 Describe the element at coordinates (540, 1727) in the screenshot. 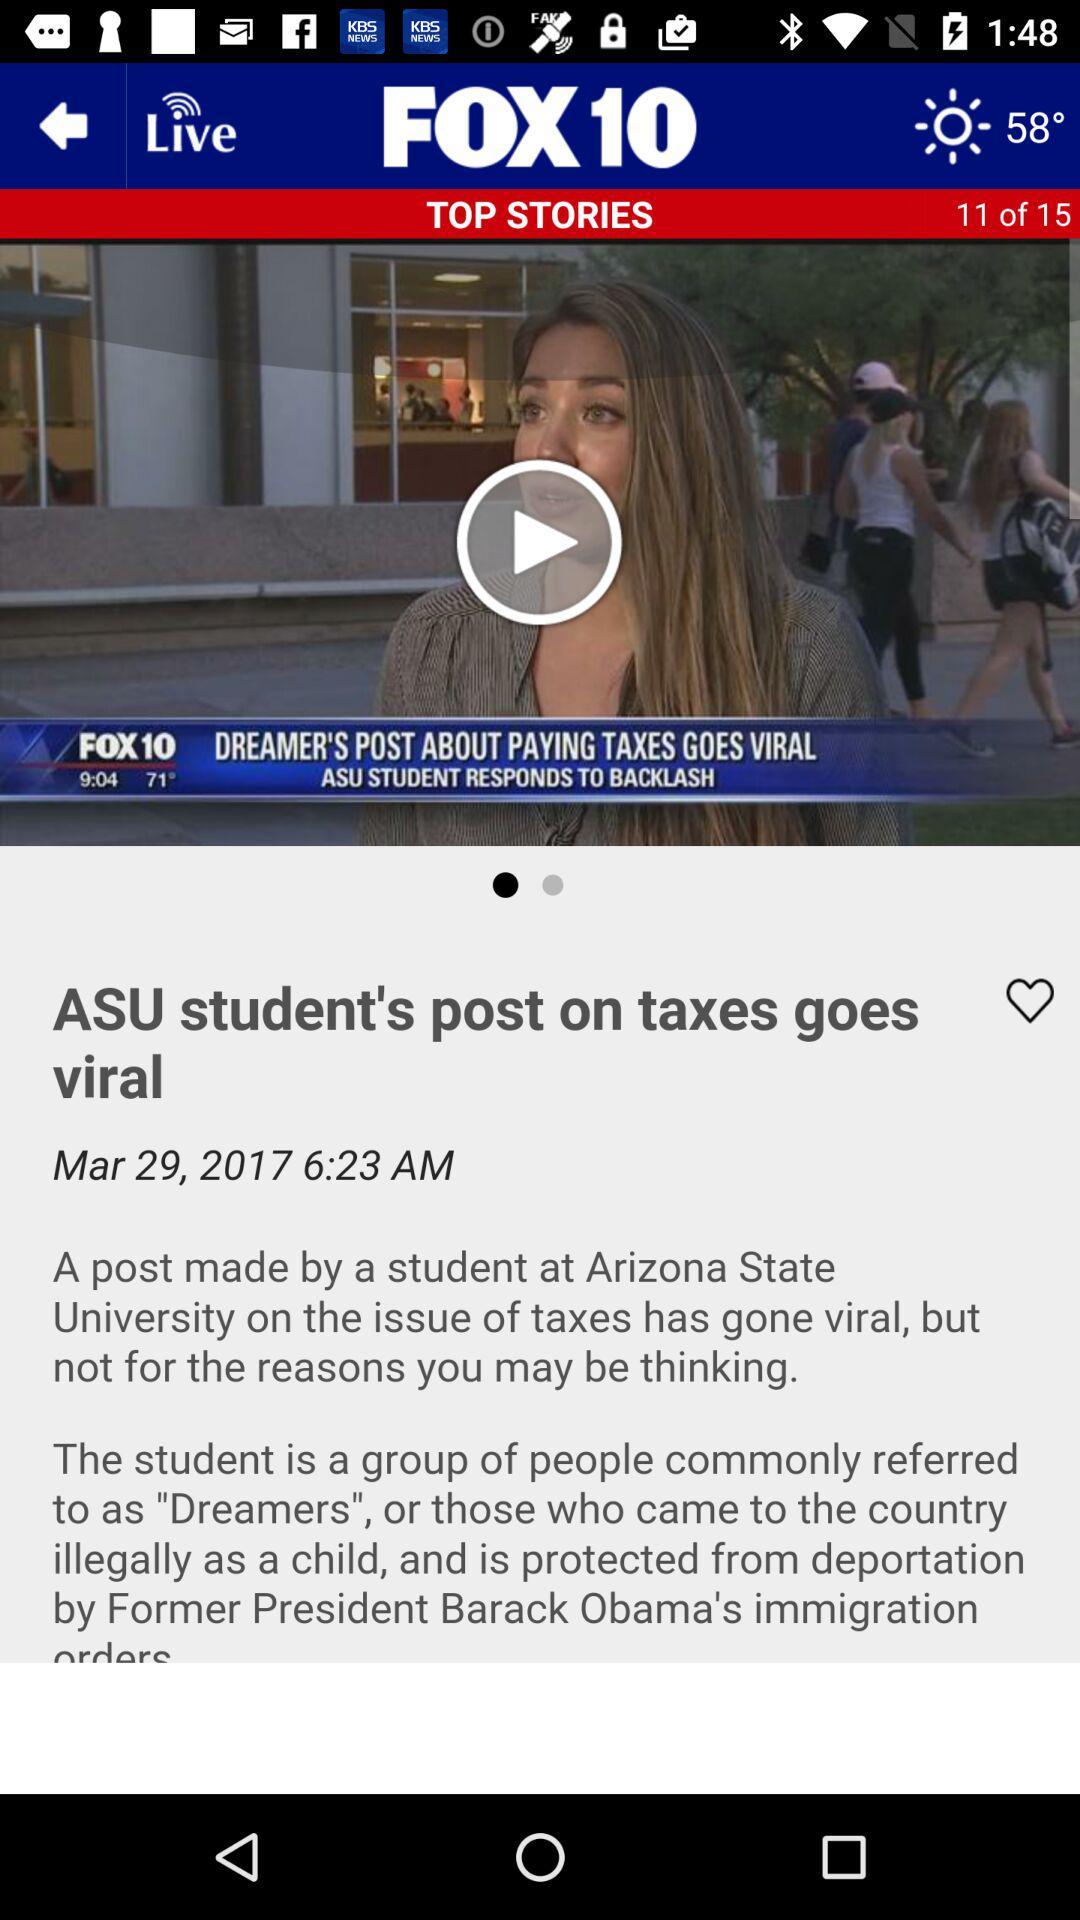

I see `mite page` at that location.